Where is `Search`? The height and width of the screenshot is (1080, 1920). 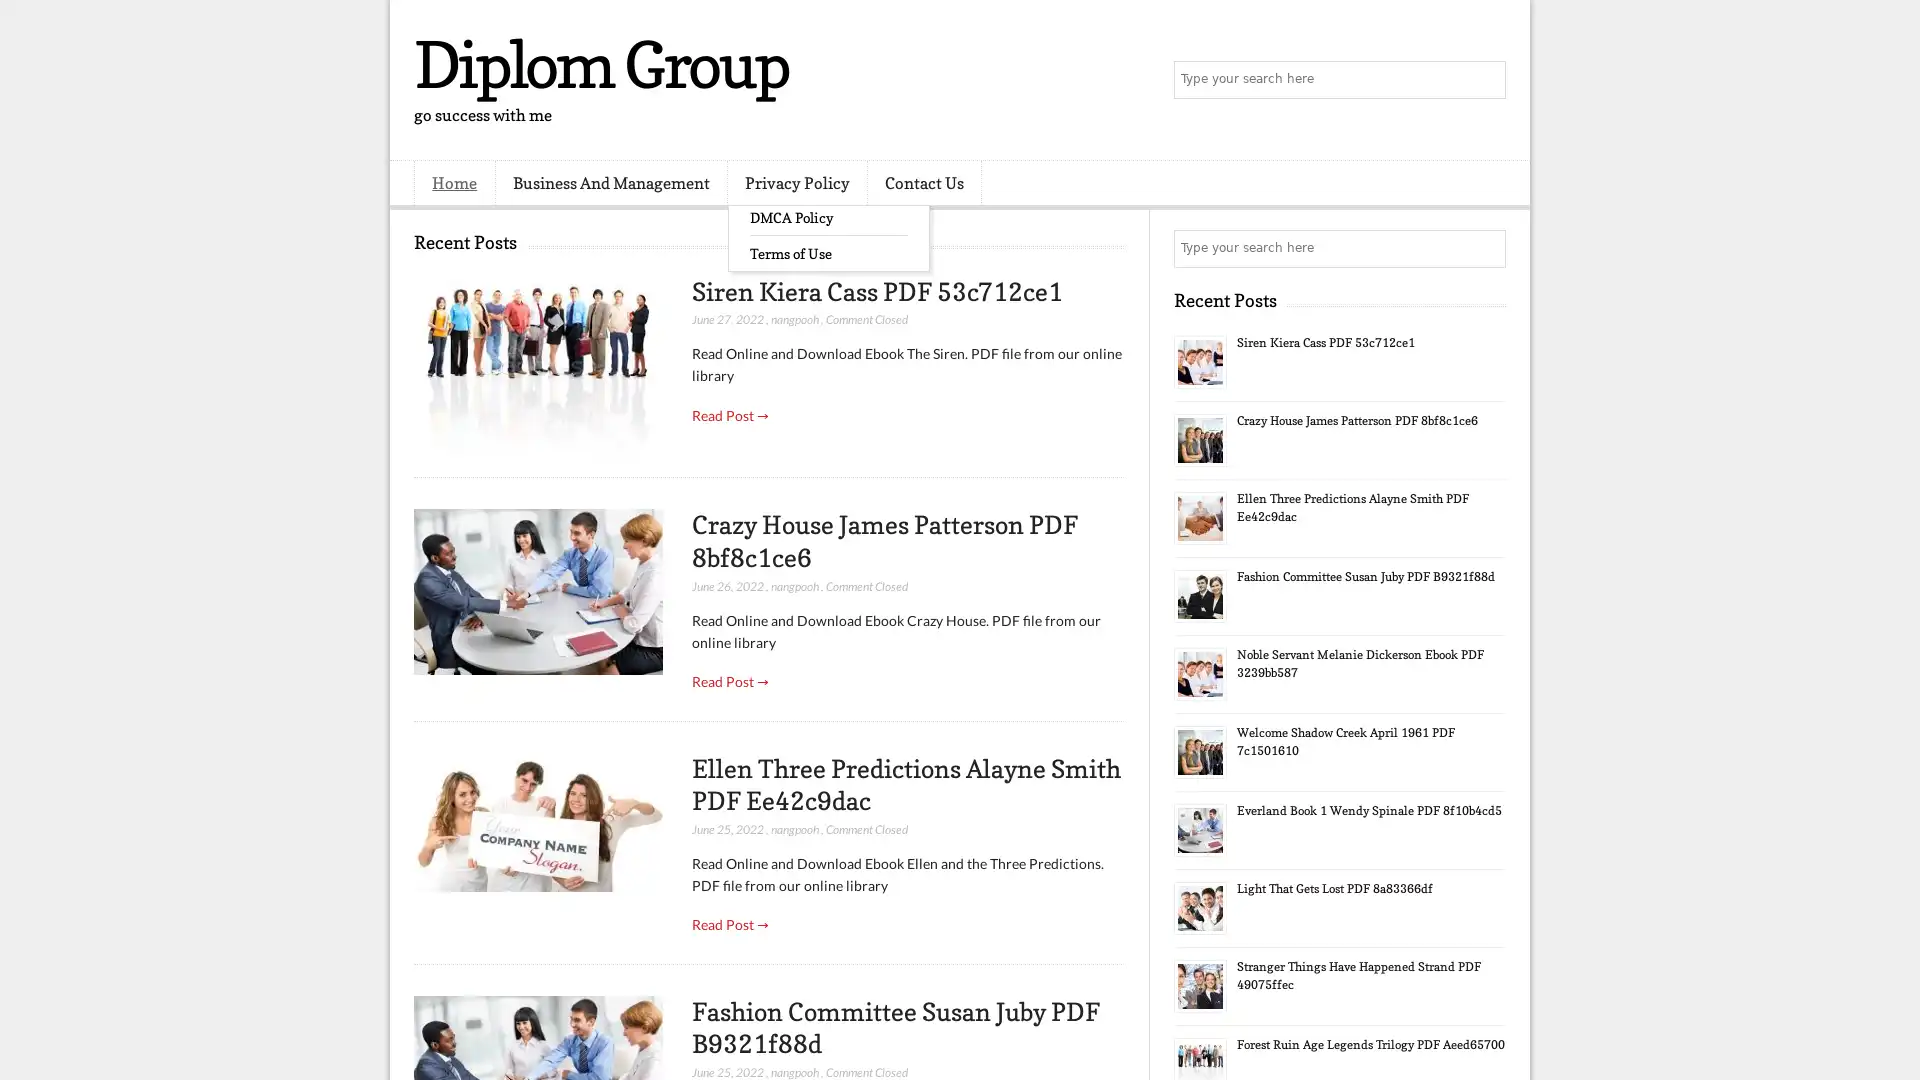 Search is located at coordinates (1485, 80).